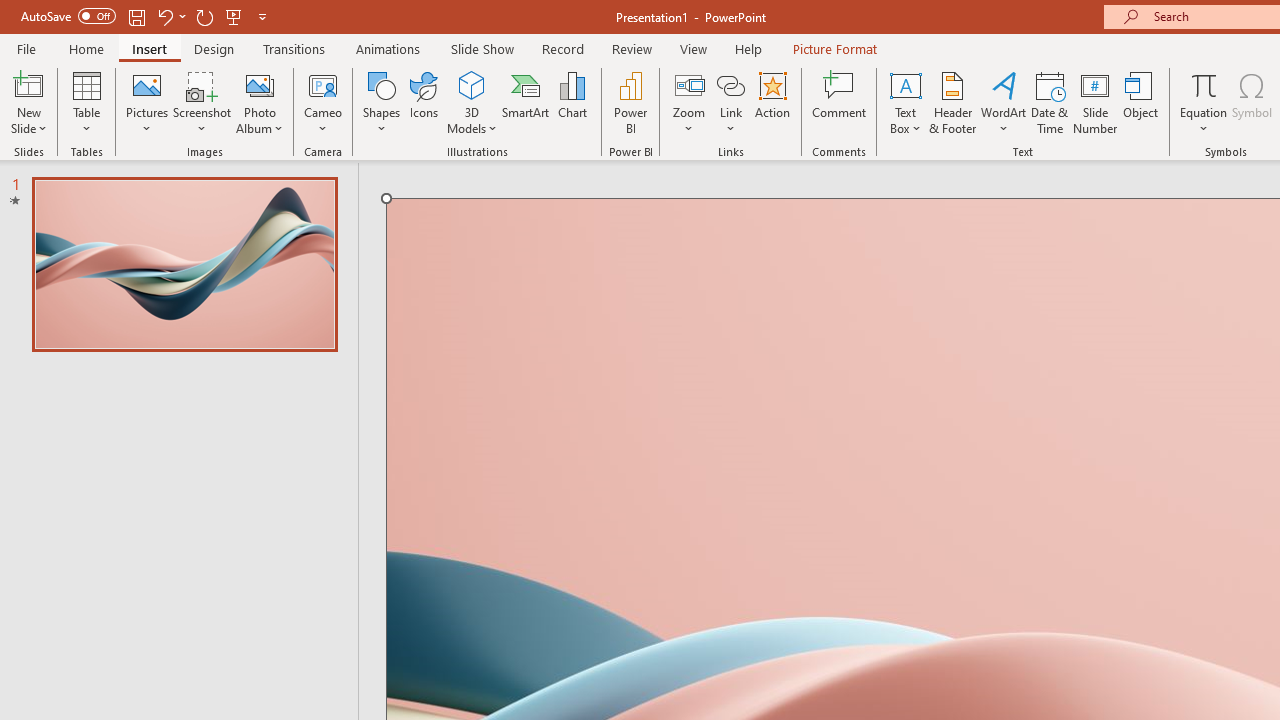 Image resolution: width=1280 pixels, height=720 pixels. Describe the element at coordinates (904, 84) in the screenshot. I see `'Draw Horizontal Text Box'` at that location.